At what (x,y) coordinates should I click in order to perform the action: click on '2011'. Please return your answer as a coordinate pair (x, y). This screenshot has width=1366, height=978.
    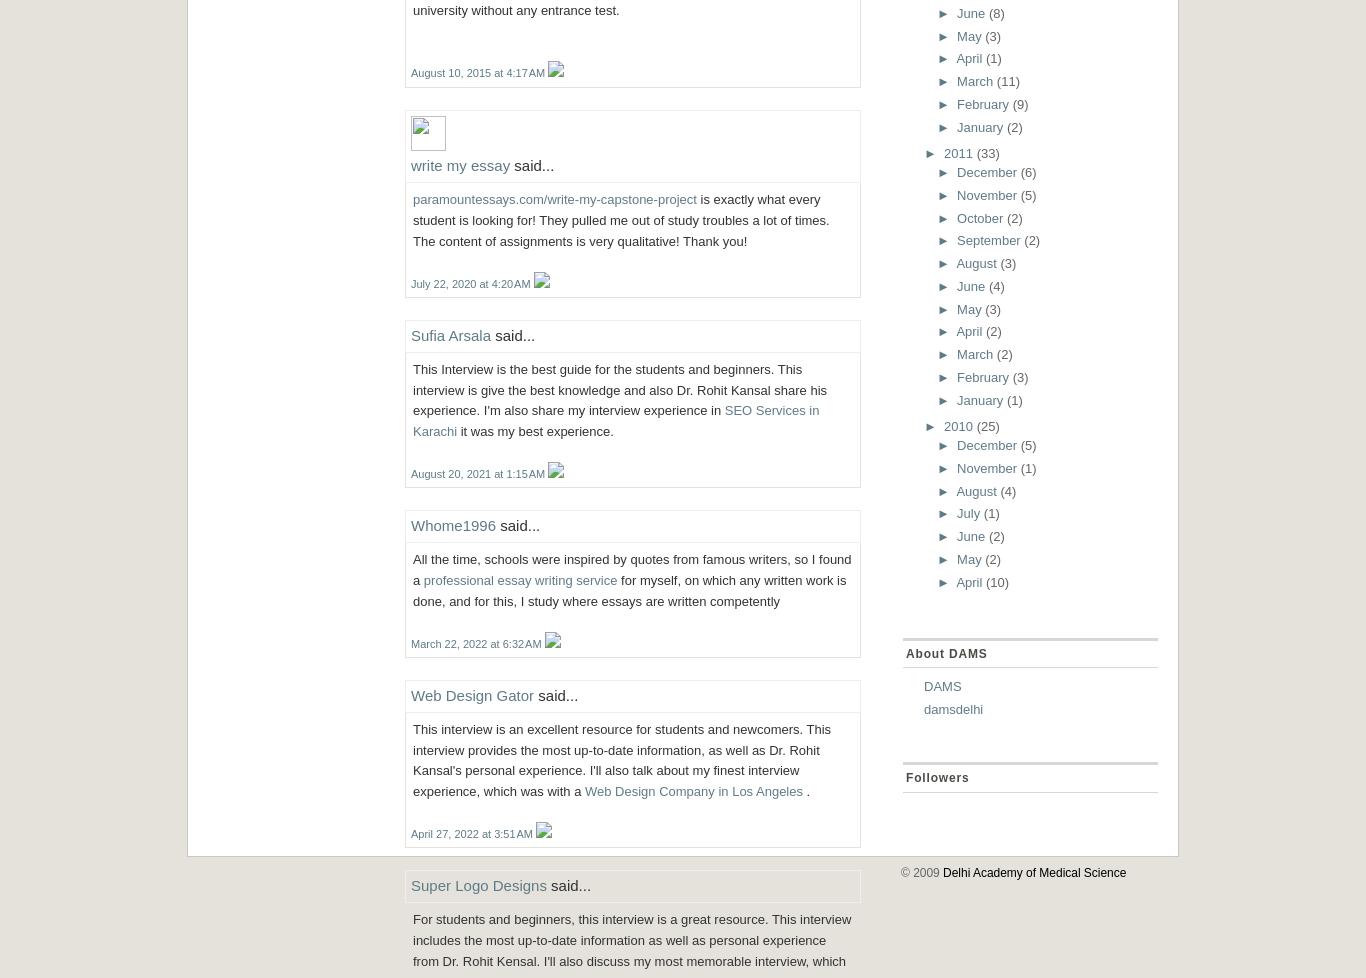
    Looking at the image, I should click on (958, 152).